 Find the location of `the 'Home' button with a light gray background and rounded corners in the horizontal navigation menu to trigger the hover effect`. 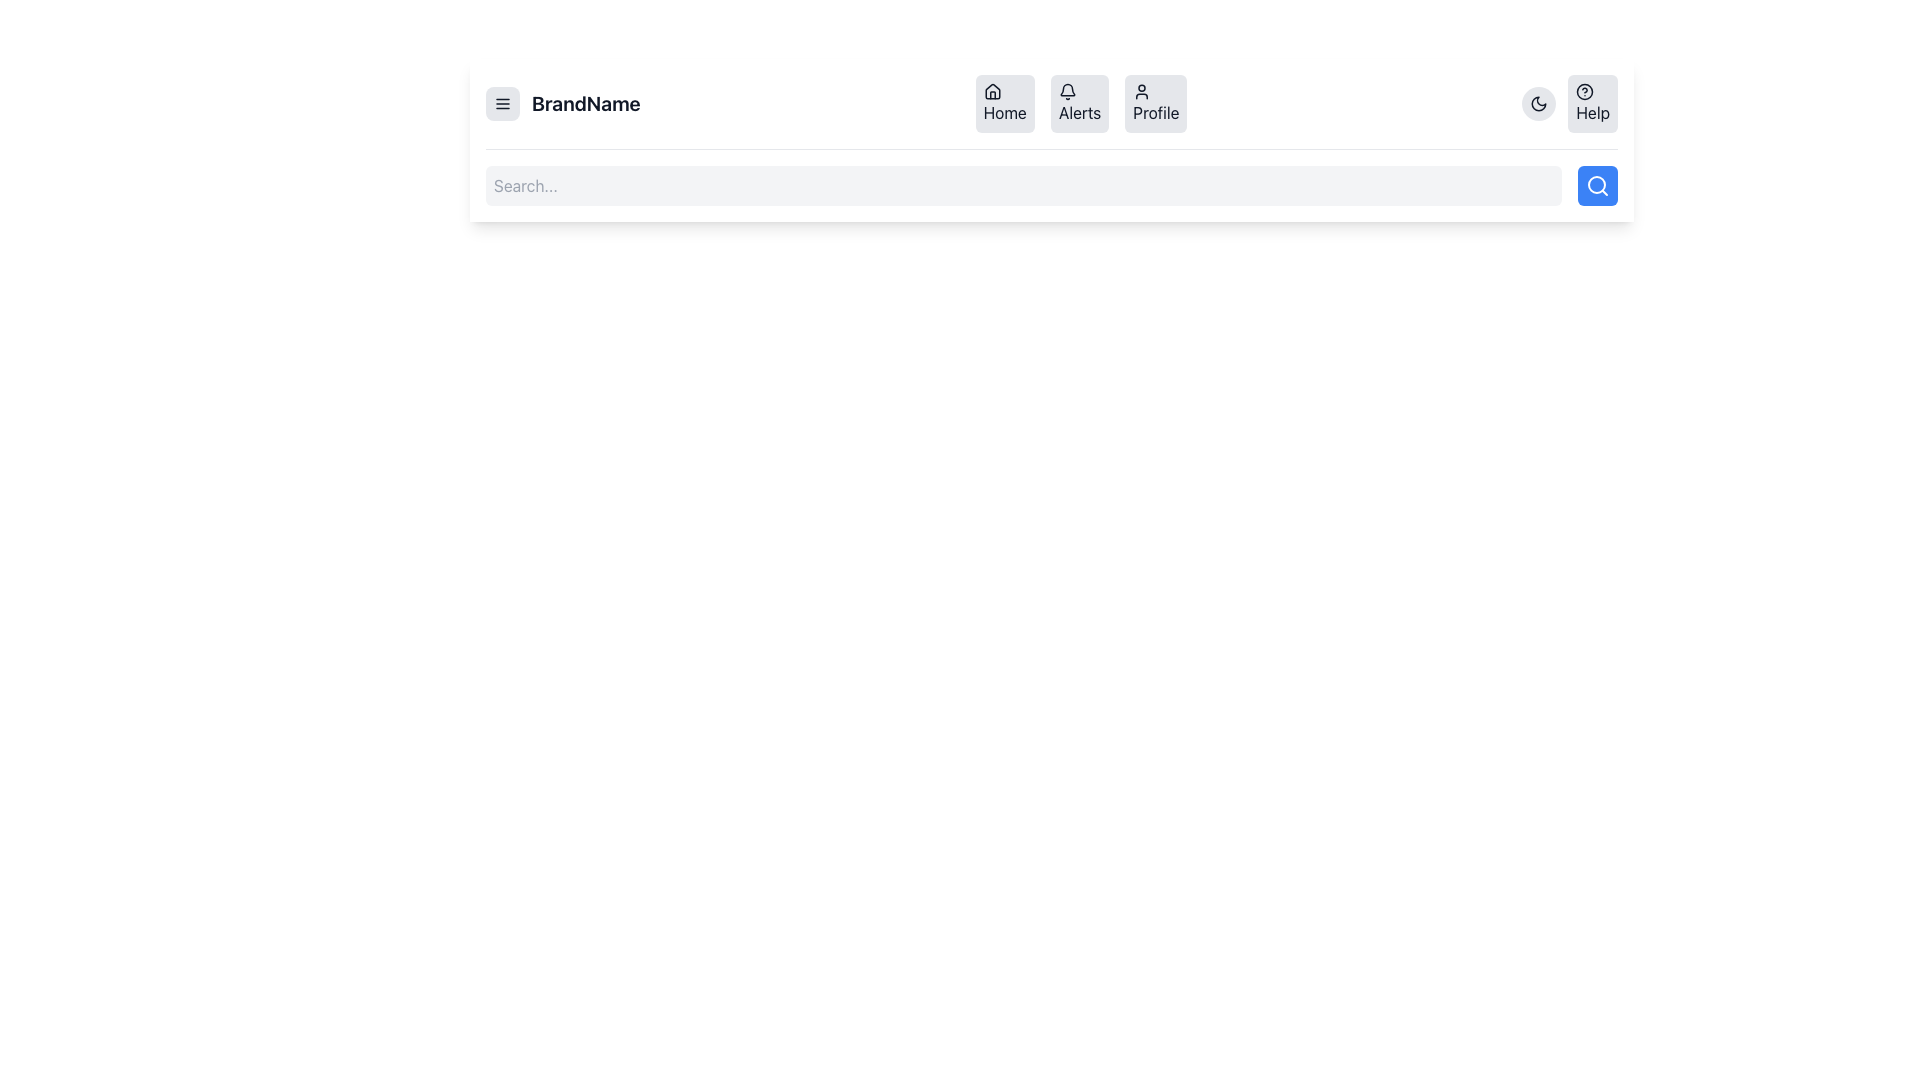

the 'Home' button with a light gray background and rounded corners in the horizontal navigation menu to trigger the hover effect is located at coordinates (1005, 104).